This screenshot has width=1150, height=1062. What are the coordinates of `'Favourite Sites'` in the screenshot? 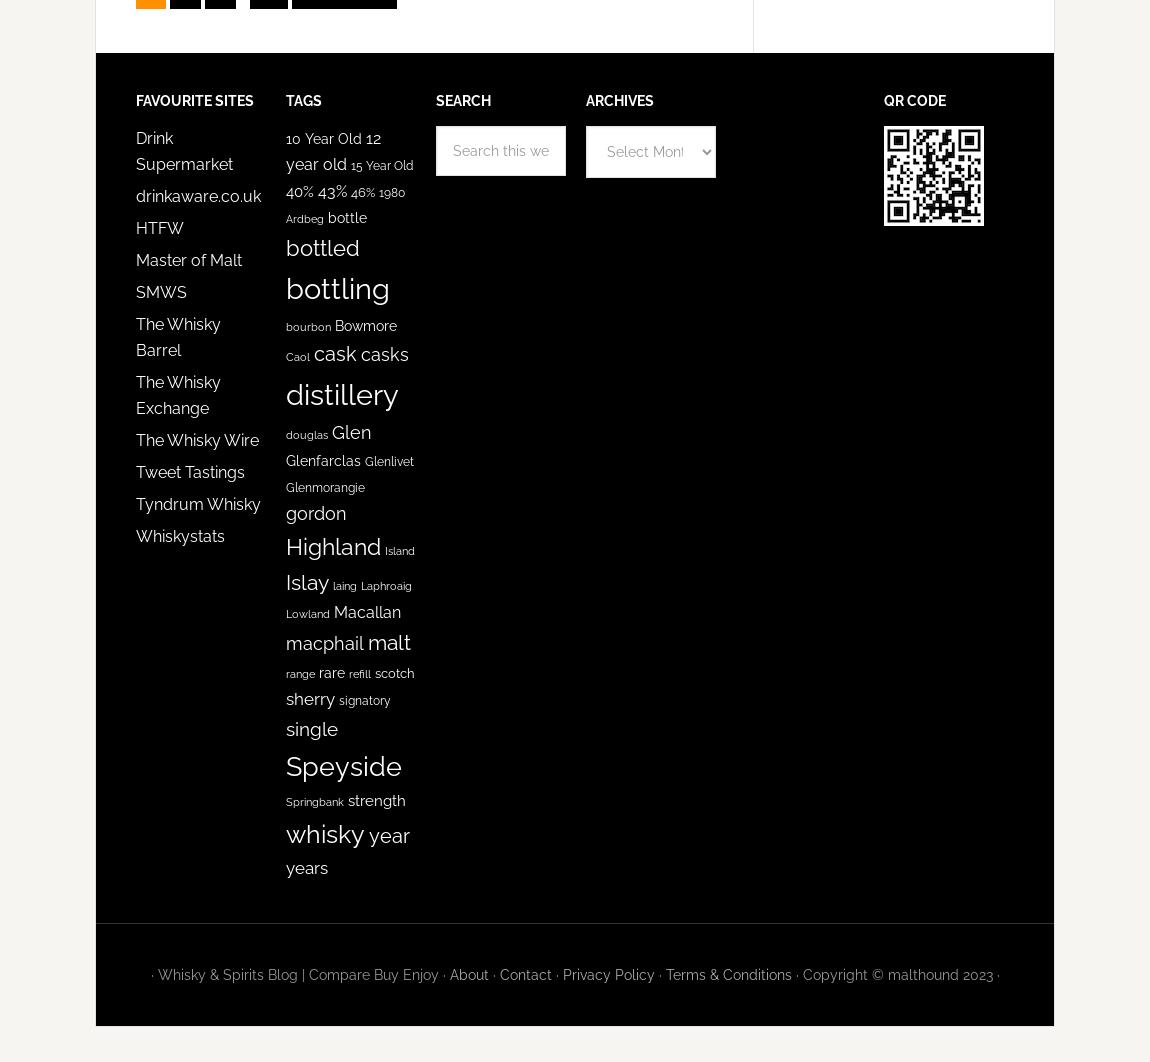 It's located at (135, 100).